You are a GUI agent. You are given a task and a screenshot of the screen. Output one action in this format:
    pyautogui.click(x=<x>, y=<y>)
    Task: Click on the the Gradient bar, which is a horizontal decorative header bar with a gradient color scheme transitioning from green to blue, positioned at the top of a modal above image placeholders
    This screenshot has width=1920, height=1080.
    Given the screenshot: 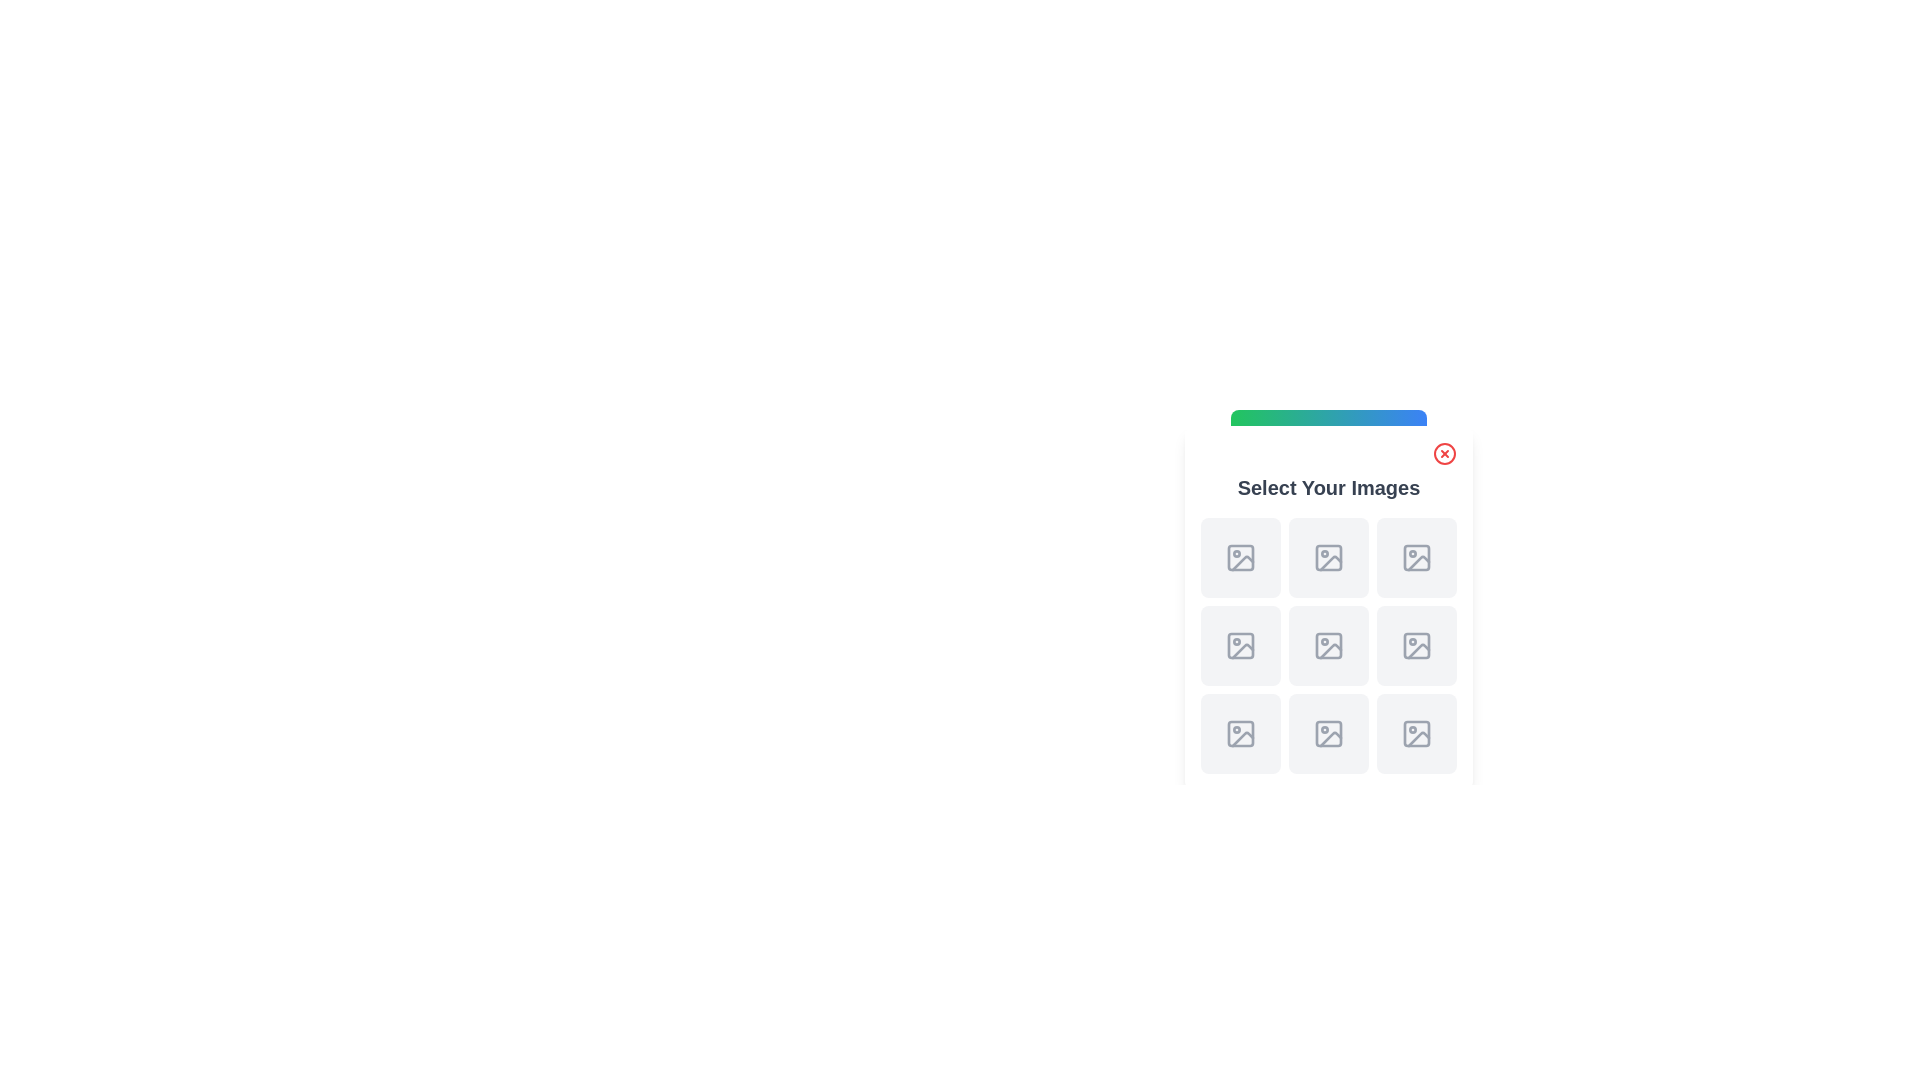 What is the action you would take?
    pyautogui.click(x=1329, y=434)
    